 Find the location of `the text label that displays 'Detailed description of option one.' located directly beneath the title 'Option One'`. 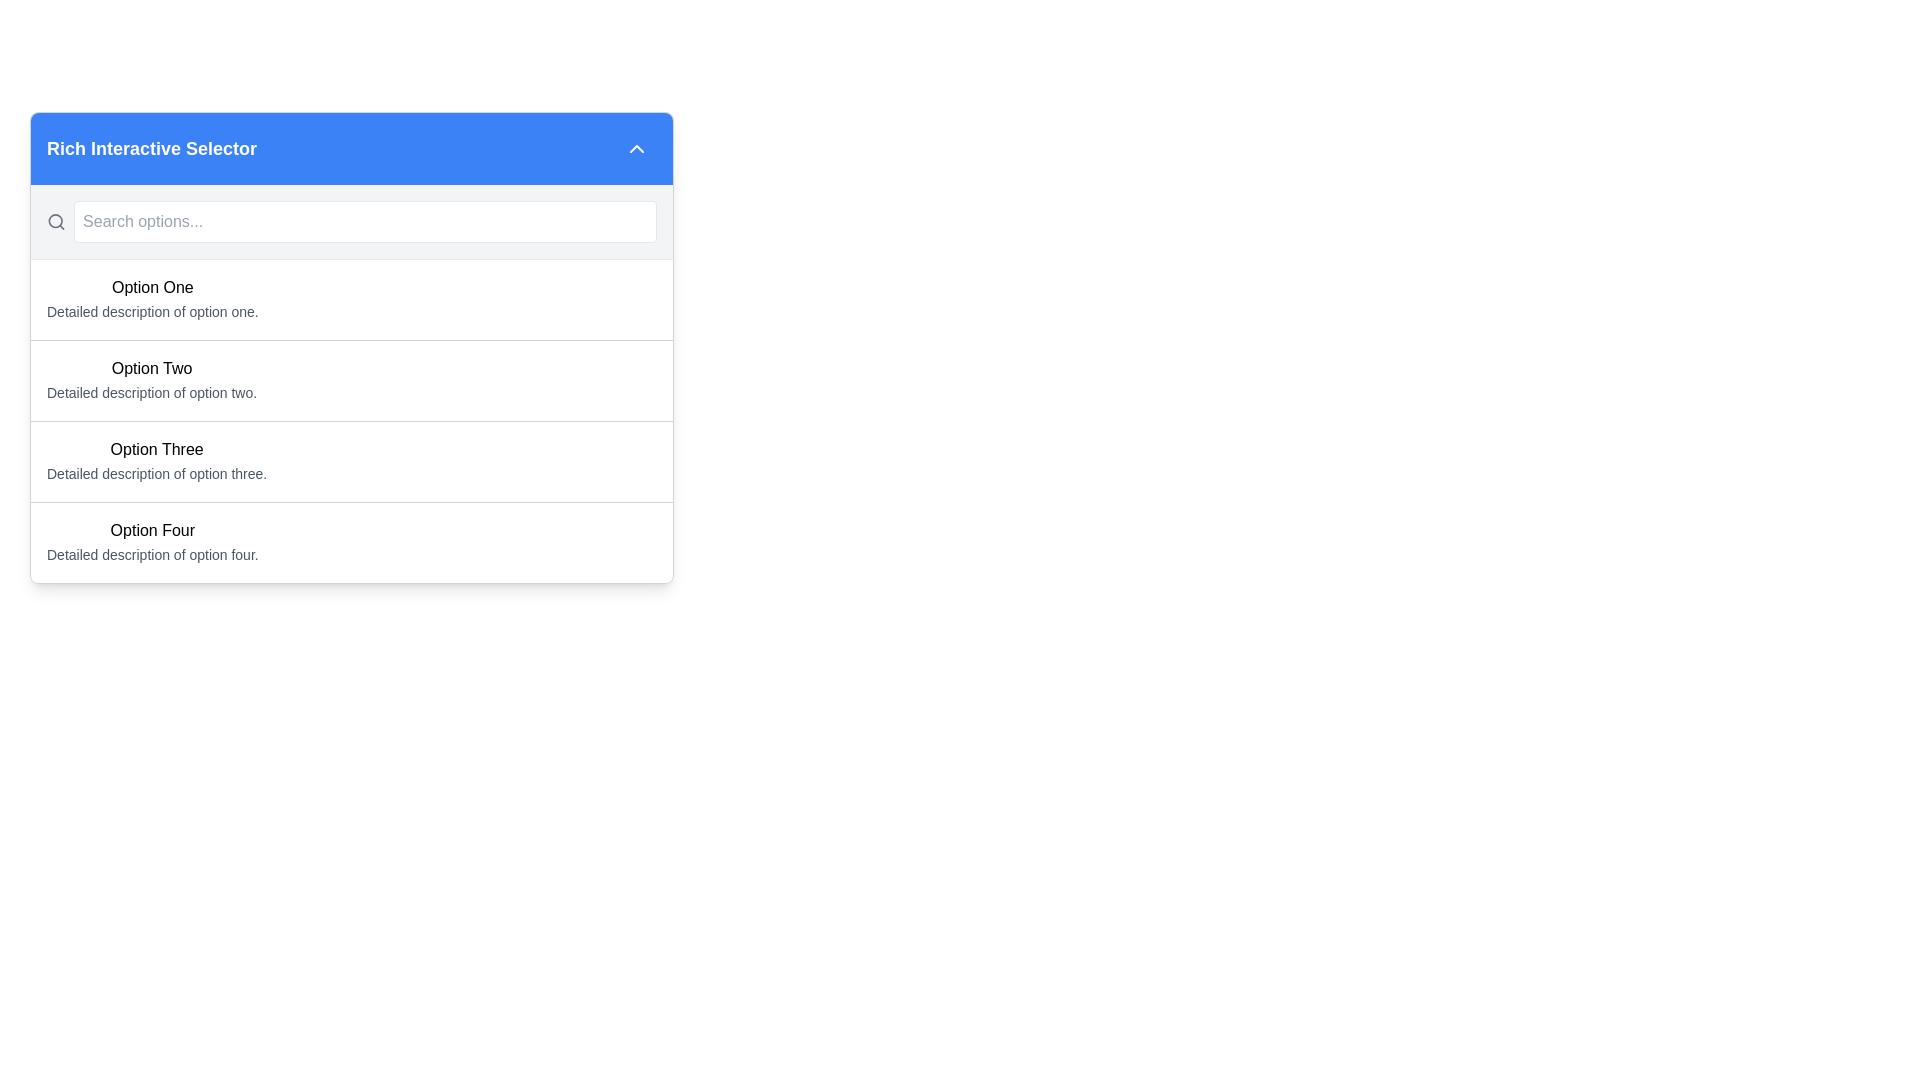

the text label that displays 'Detailed description of option one.' located directly beneath the title 'Option One' is located at coordinates (151, 312).